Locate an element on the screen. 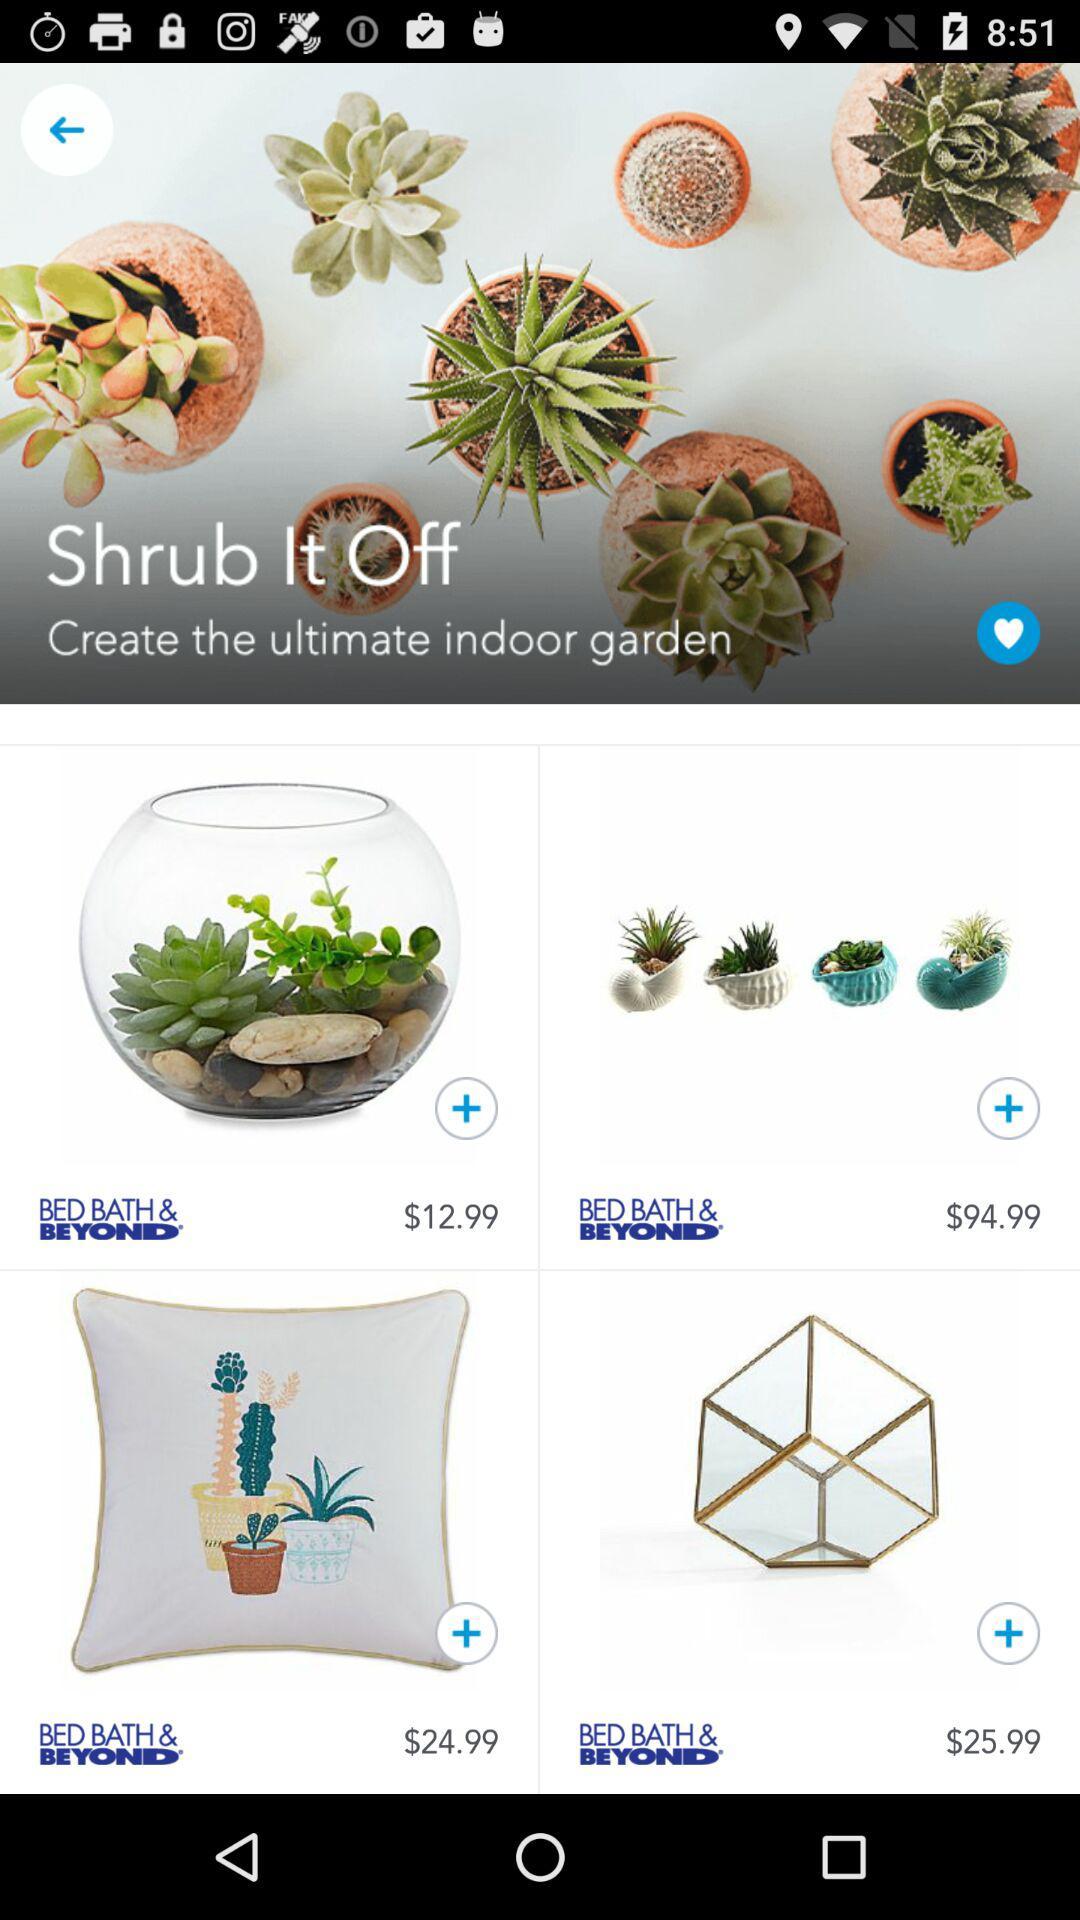 The height and width of the screenshot is (1920, 1080). to cart is located at coordinates (1008, 1107).